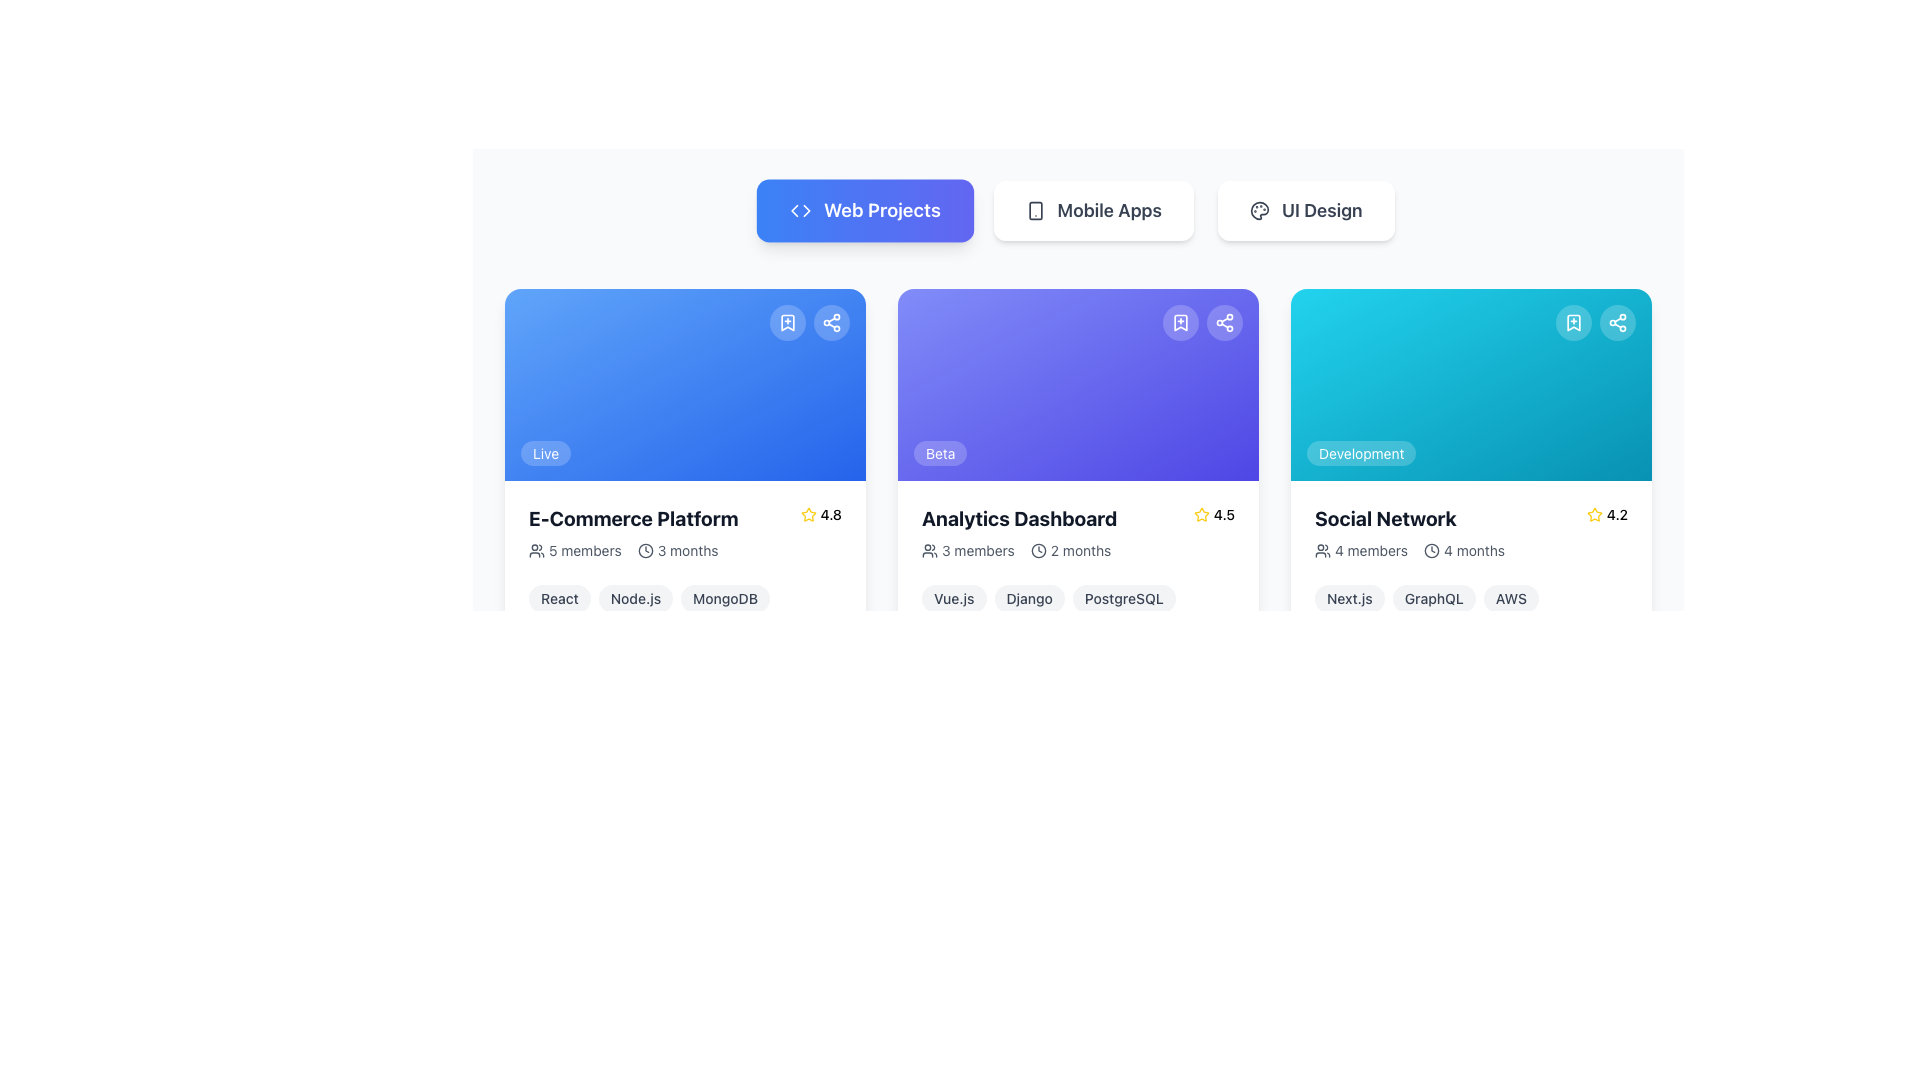 Image resolution: width=1920 pixels, height=1080 pixels. Describe the element at coordinates (685, 551) in the screenshot. I see `the icons representing '5 members' and '3 months'` at that location.